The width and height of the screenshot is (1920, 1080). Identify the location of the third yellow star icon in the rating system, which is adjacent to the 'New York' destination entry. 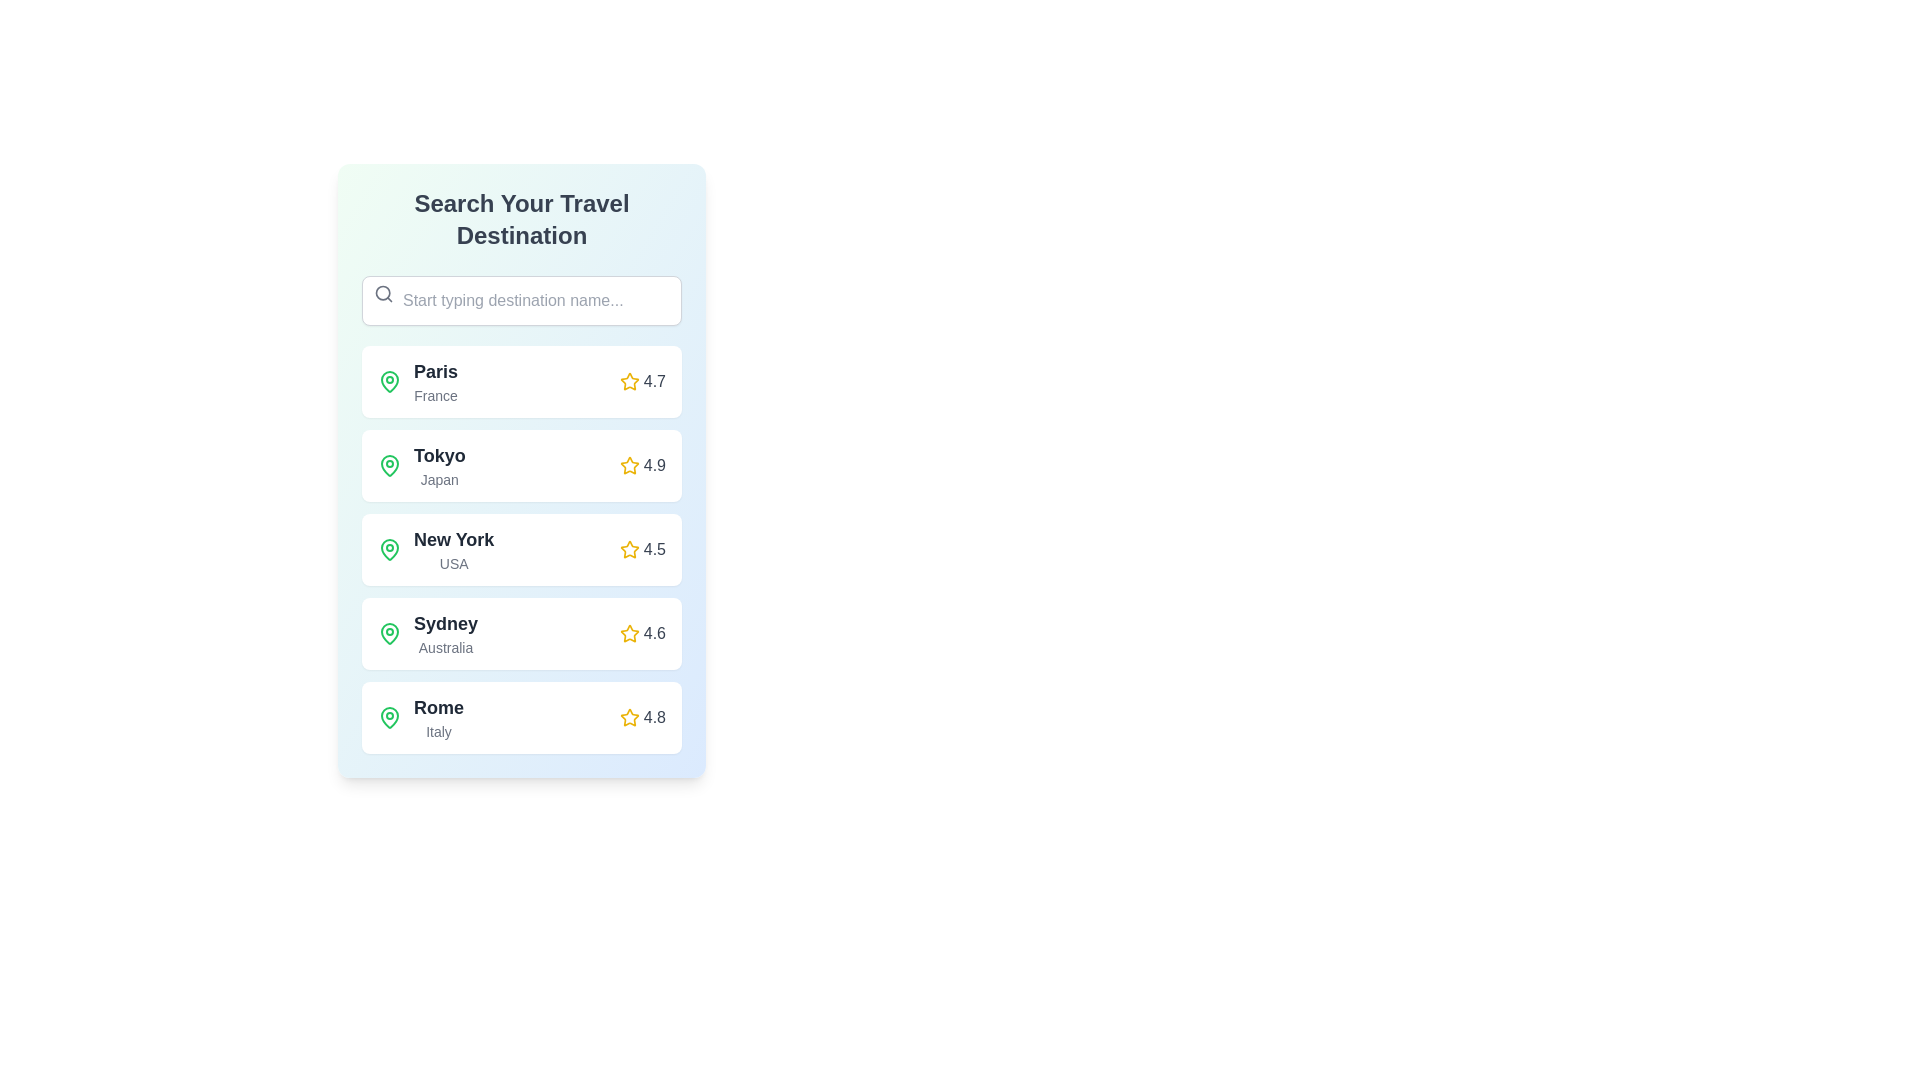
(628, 549).